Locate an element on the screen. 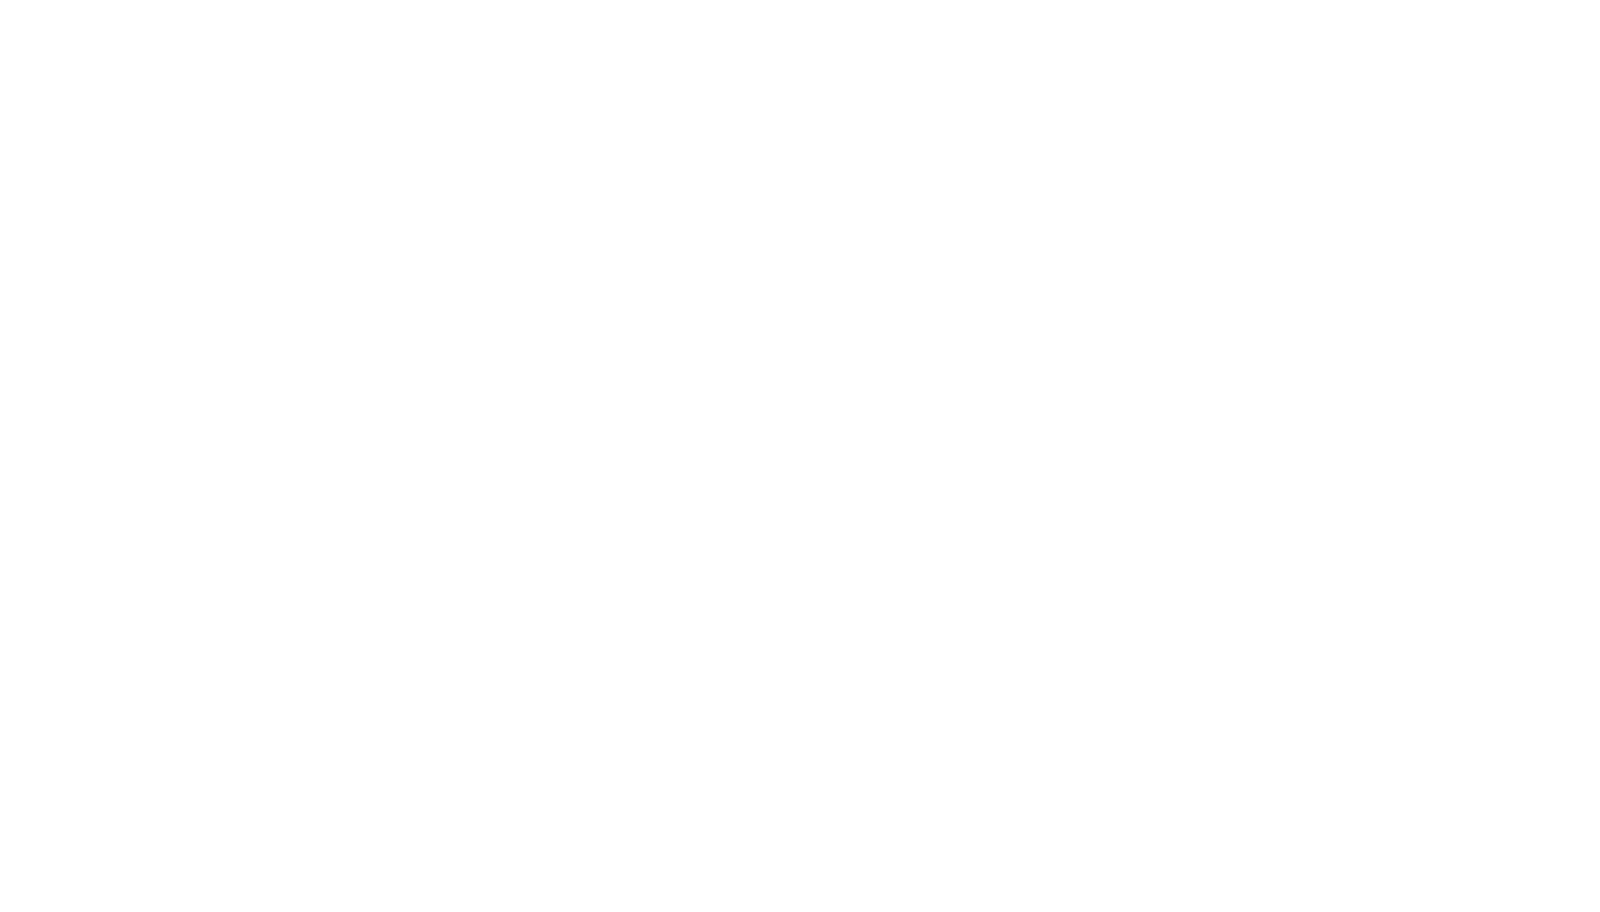 Image resolution: width=1600 pixels, height=912 pixels. 'chicken taquitos, cut in half' is located at coordinates (474, 814).